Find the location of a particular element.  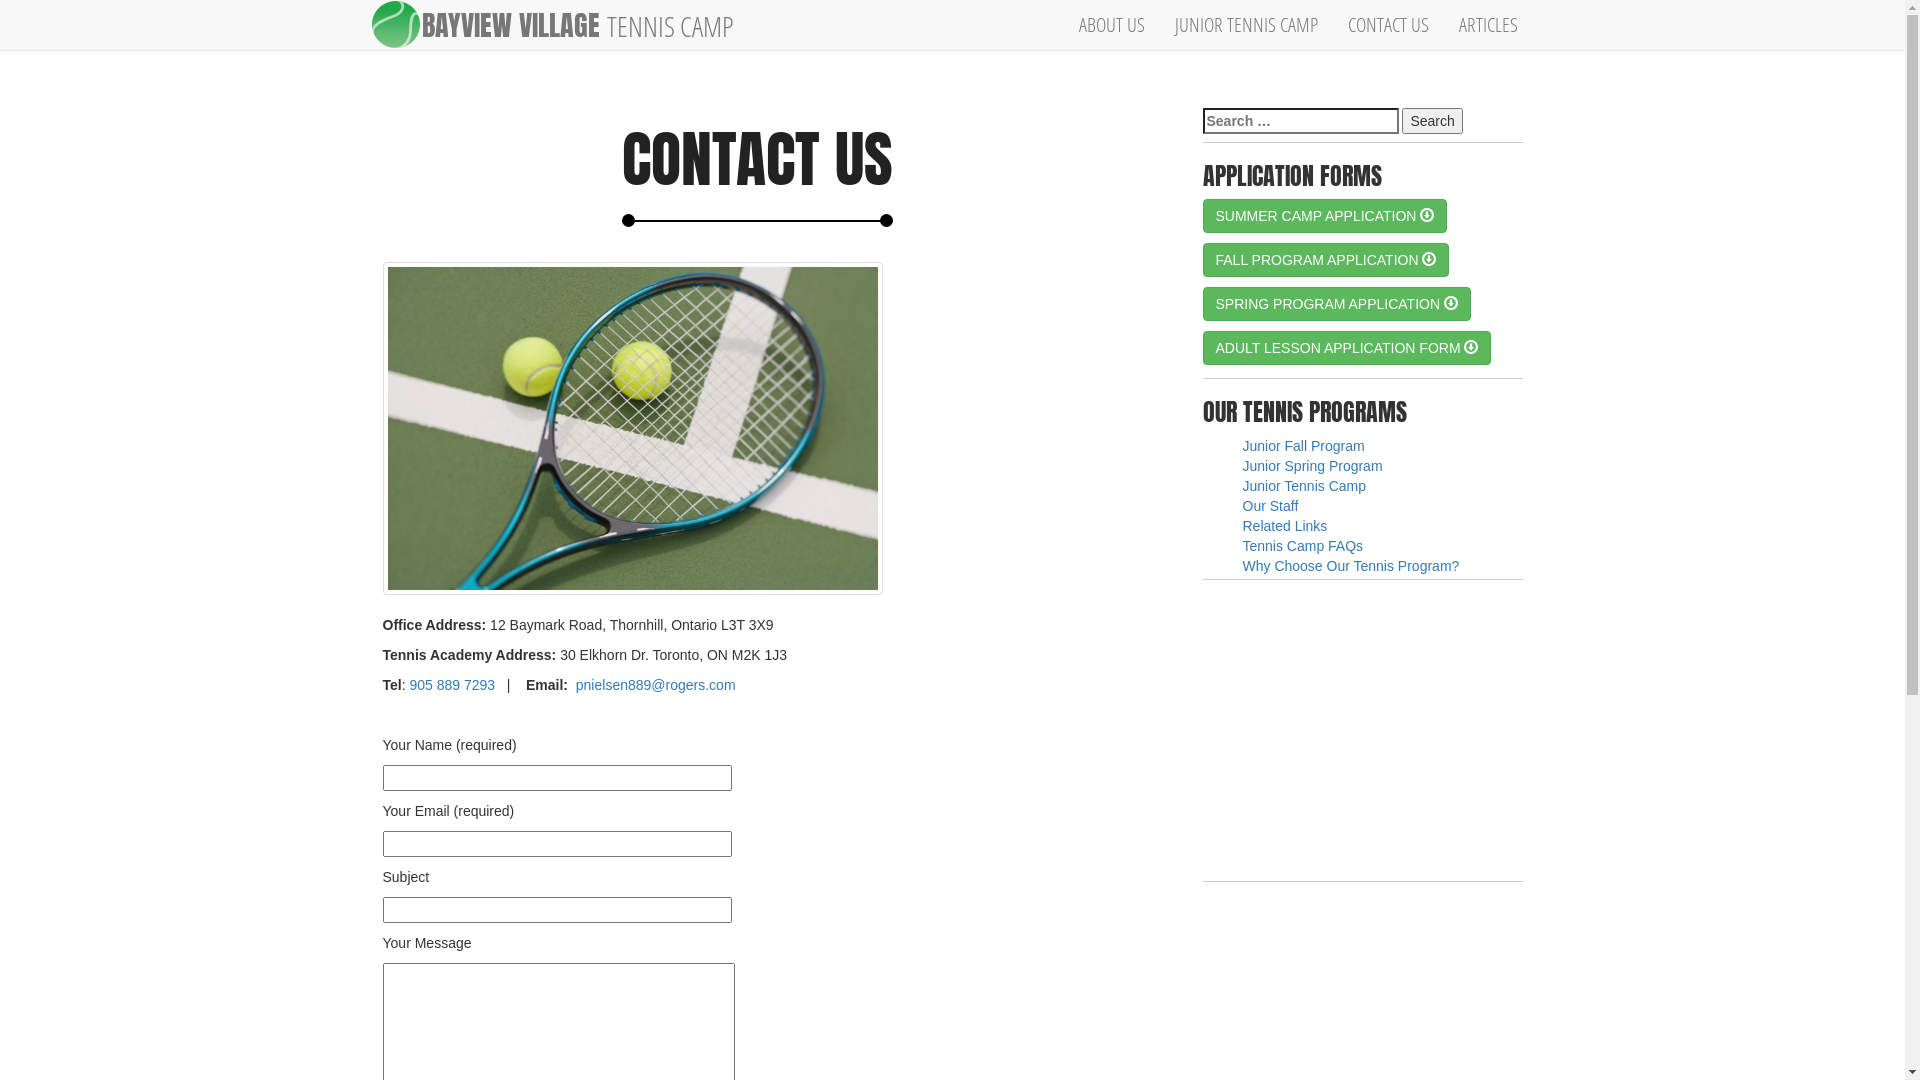

'ABOUT US' is located at coordinates (1063, 24).